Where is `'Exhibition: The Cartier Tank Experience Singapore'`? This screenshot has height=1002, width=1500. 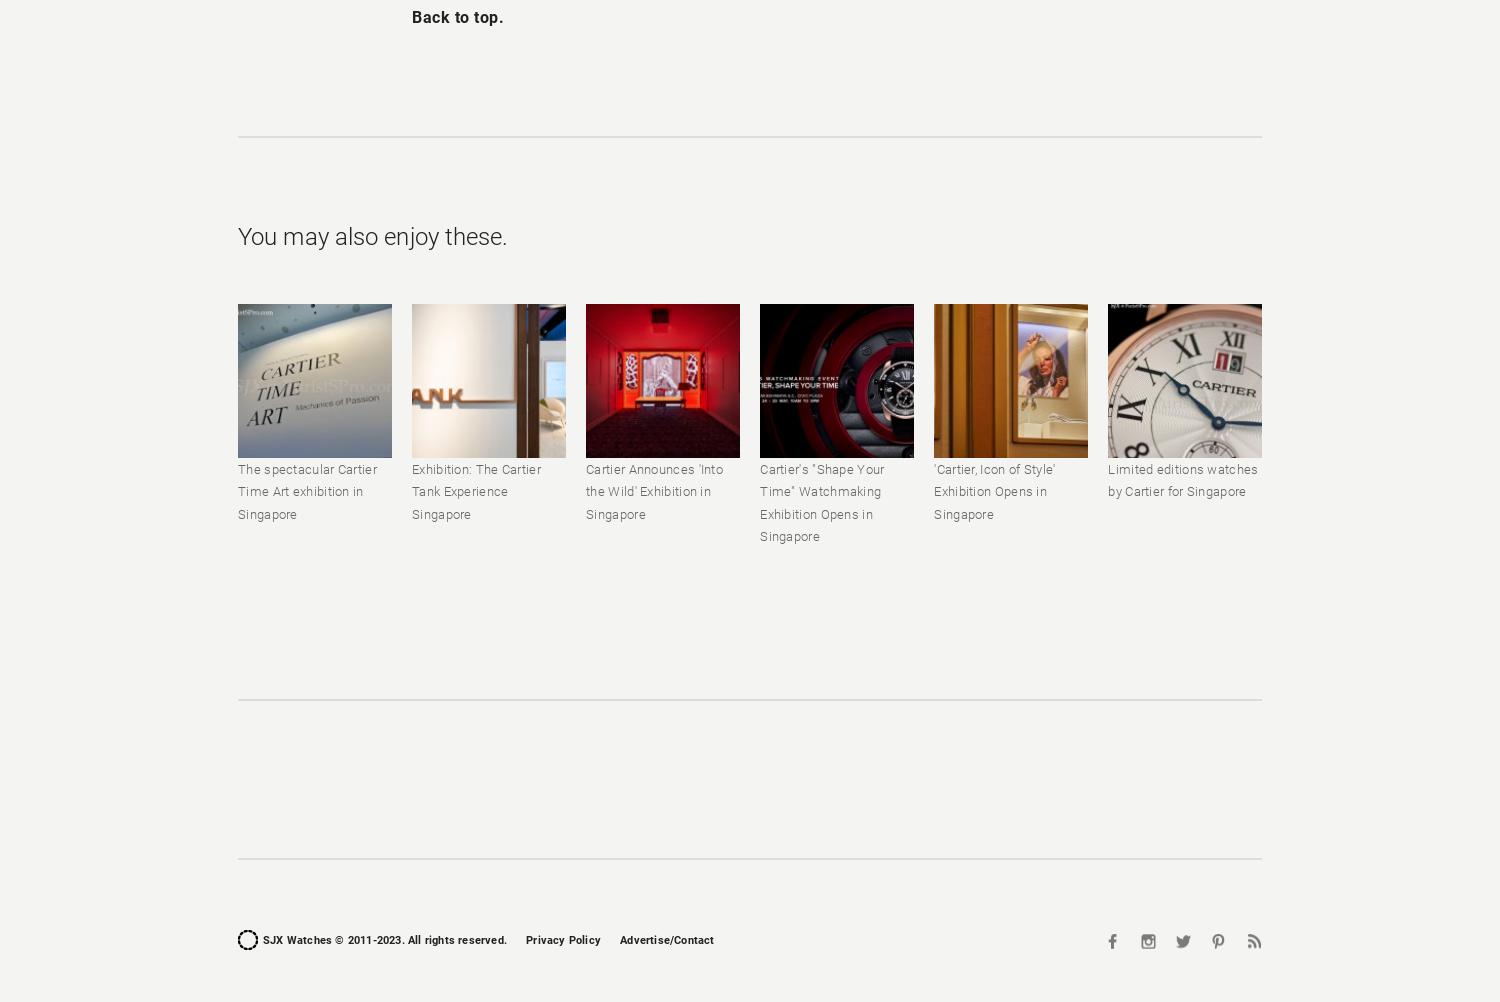 'Exhibition: The Cartier Tank Experience Singapore' is located at coordinates (474, 490).